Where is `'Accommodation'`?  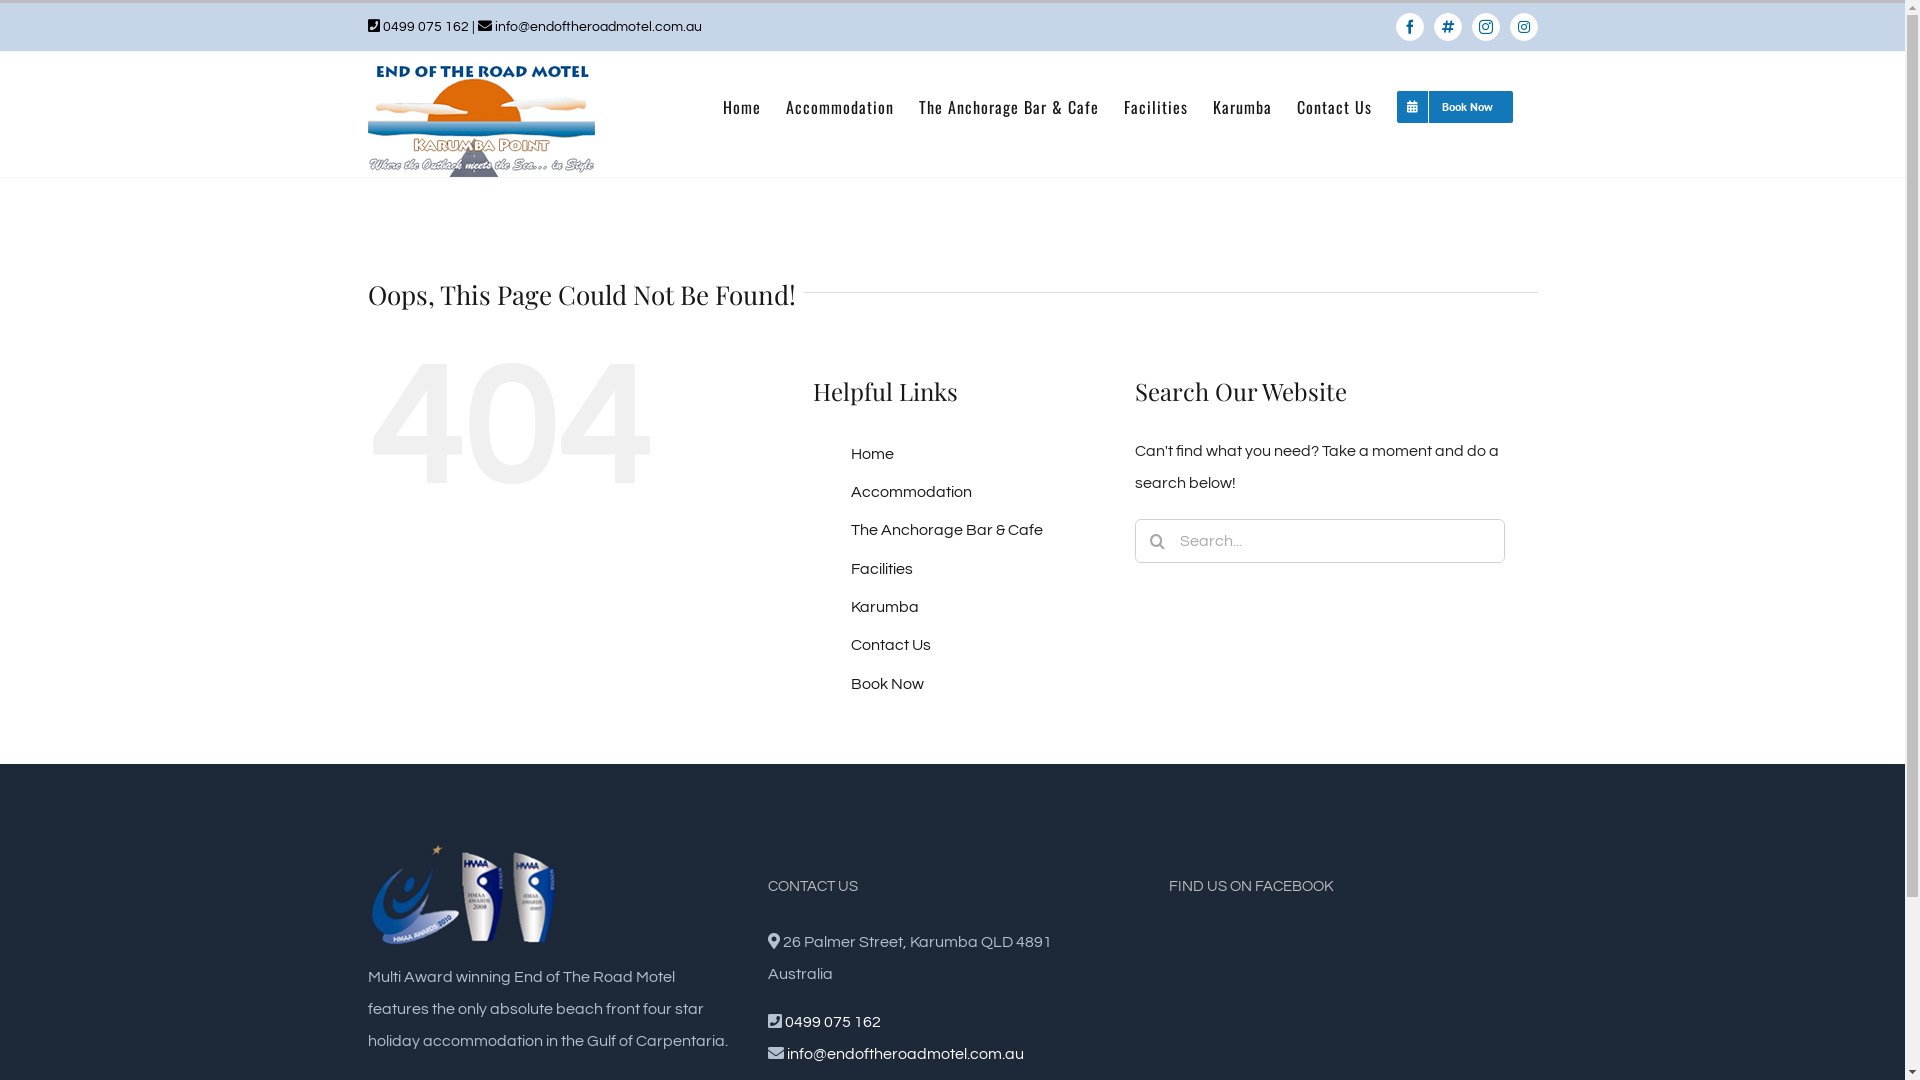
'Accommodation' is located at coordinates (910, 492).